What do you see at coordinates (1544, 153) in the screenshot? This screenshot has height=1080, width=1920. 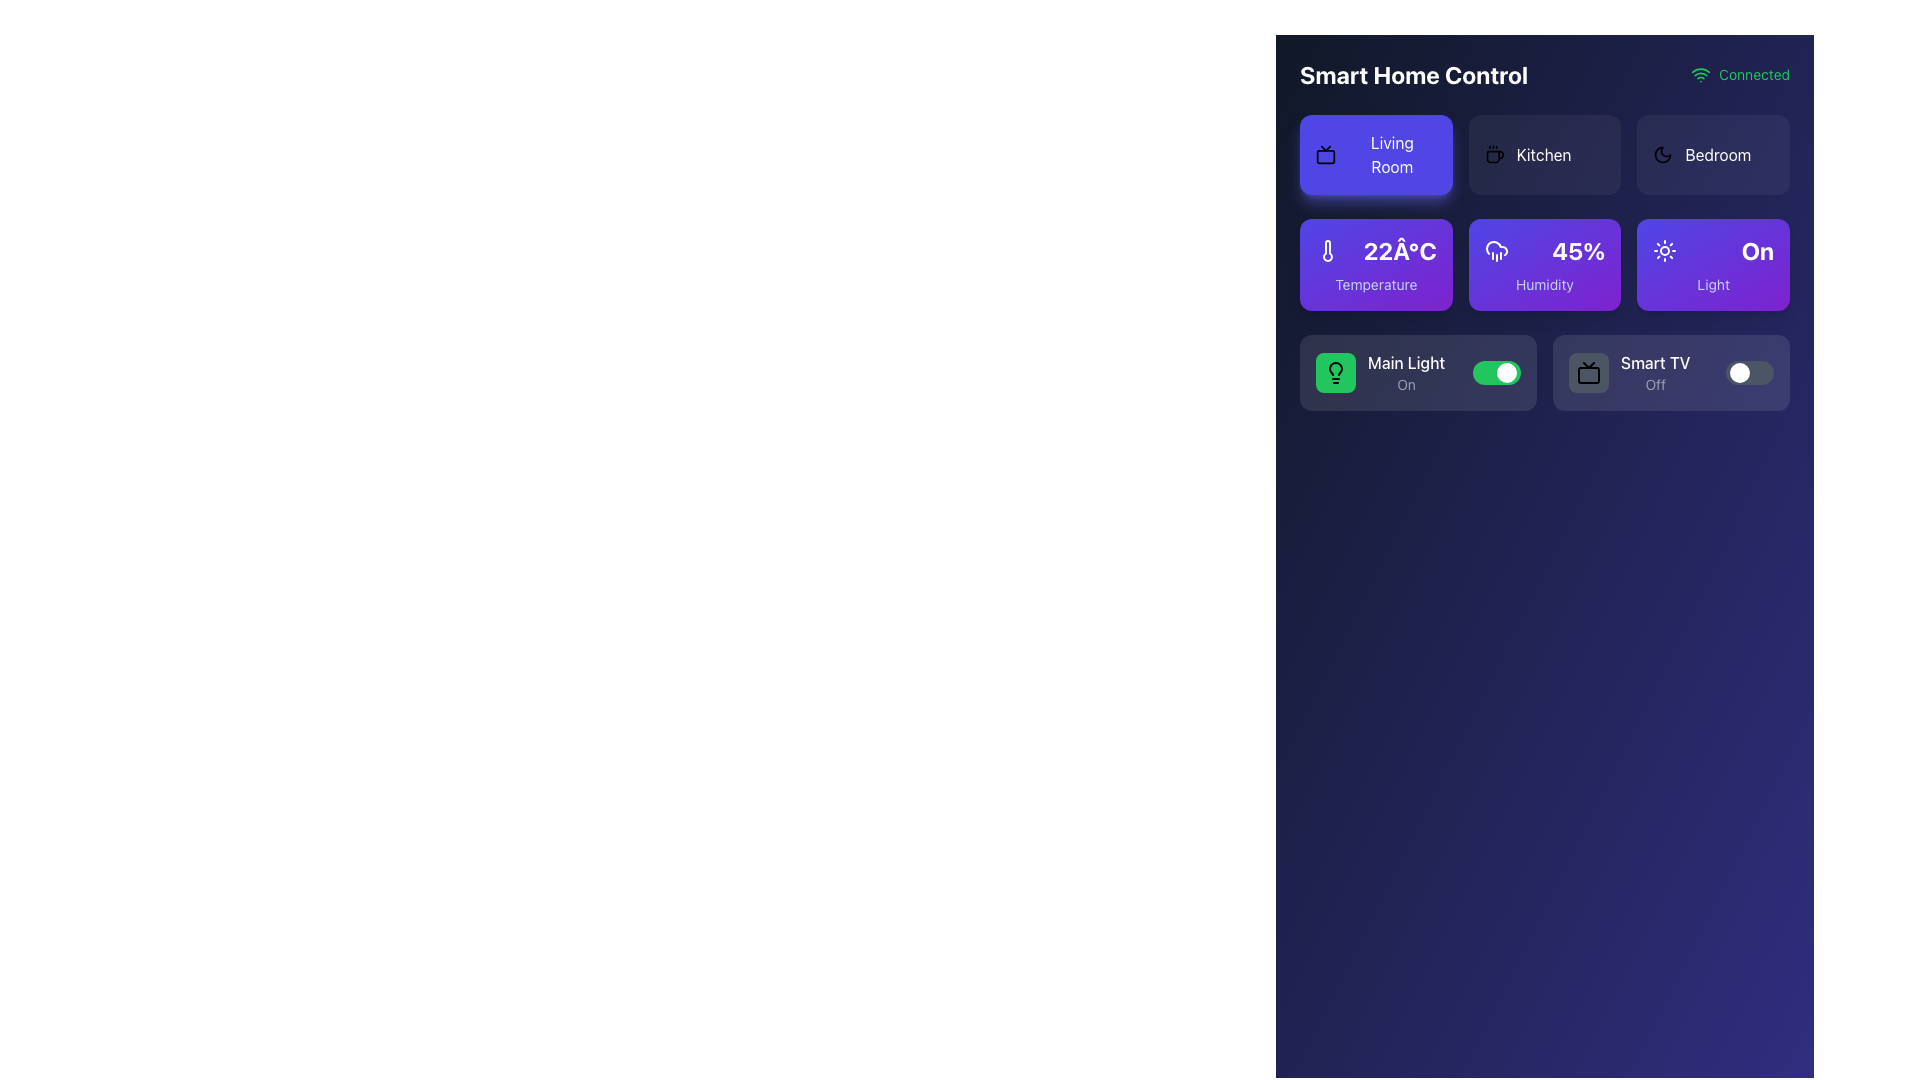 I see `the 'Kitchen' button, which is a rectangular button with a coffee cup icon and the text 'Kitchen', located in the top section of the interface under 'Smart Home Control'` at bounding box center [1544, 153].